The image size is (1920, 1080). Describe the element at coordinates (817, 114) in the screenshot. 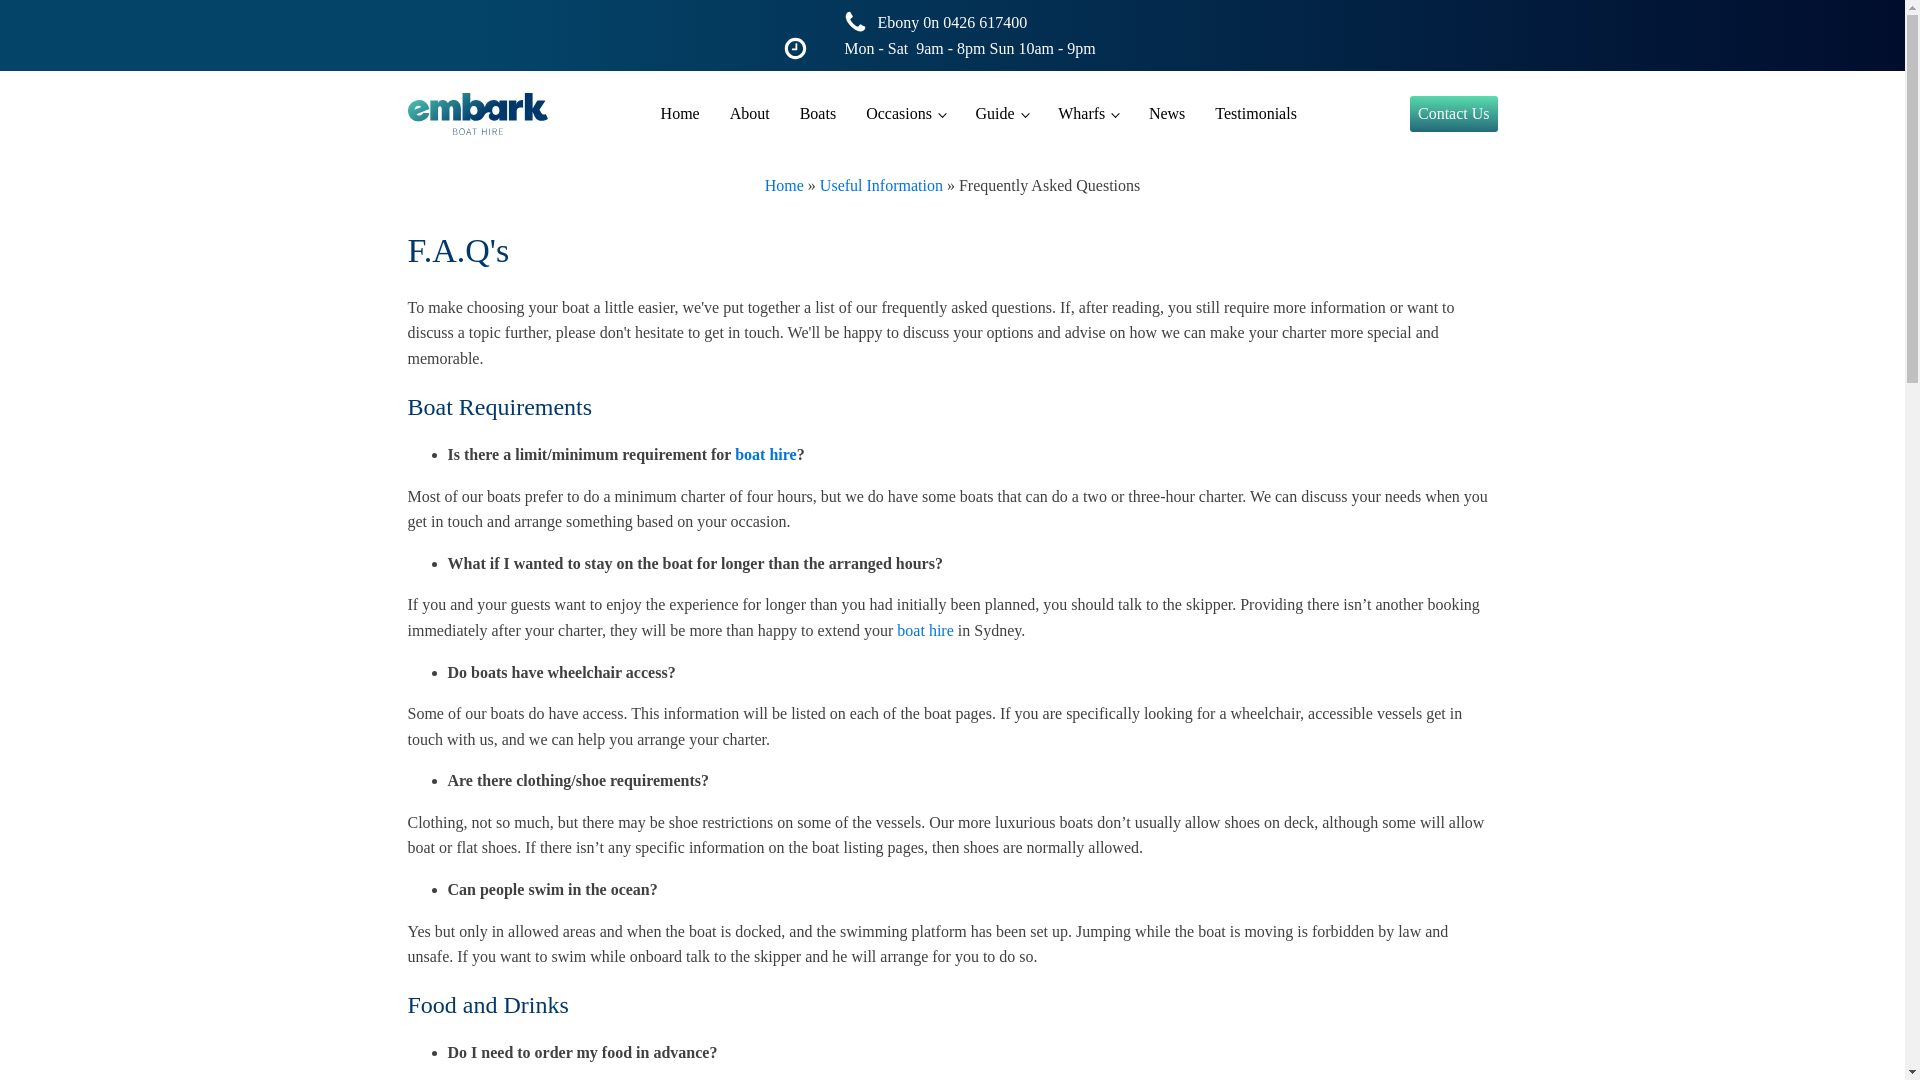

I see `'Boats'` at that location.